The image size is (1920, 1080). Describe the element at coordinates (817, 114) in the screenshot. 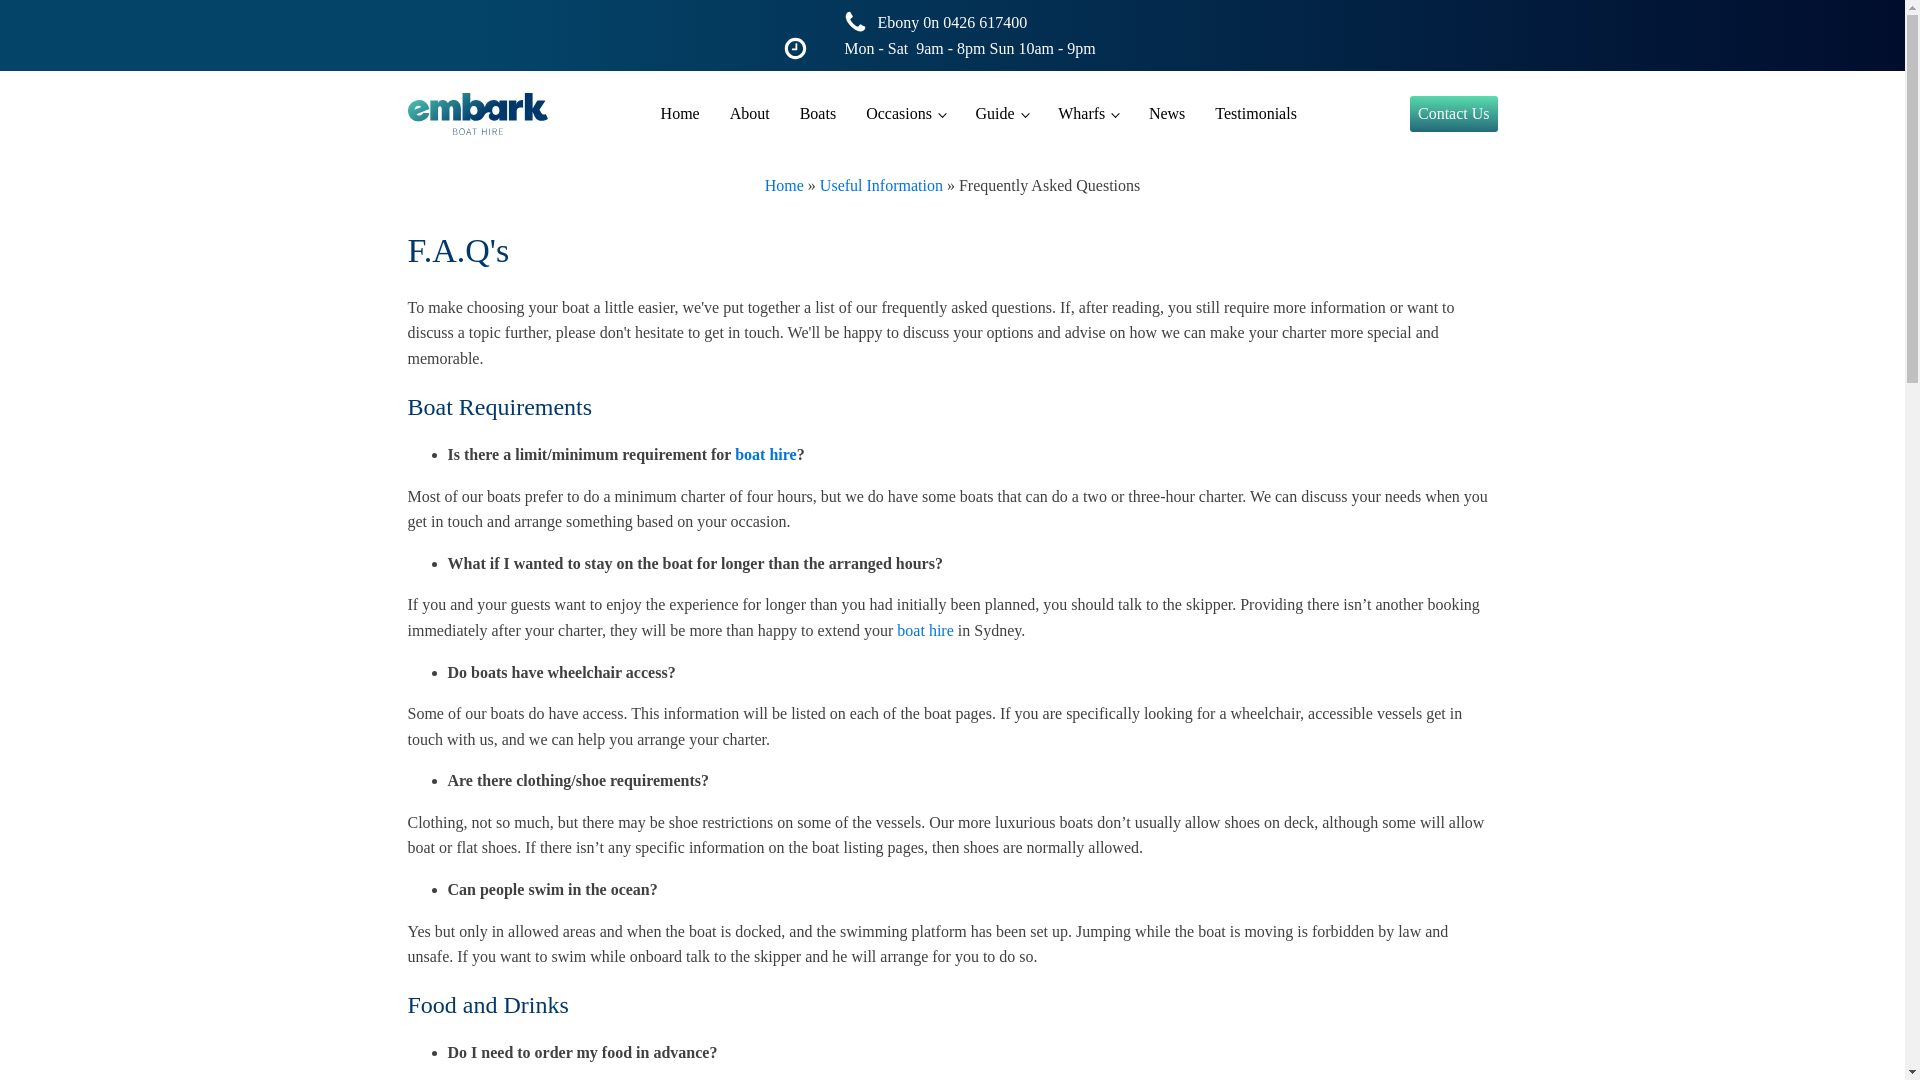

I see `'Boats'` at that location.